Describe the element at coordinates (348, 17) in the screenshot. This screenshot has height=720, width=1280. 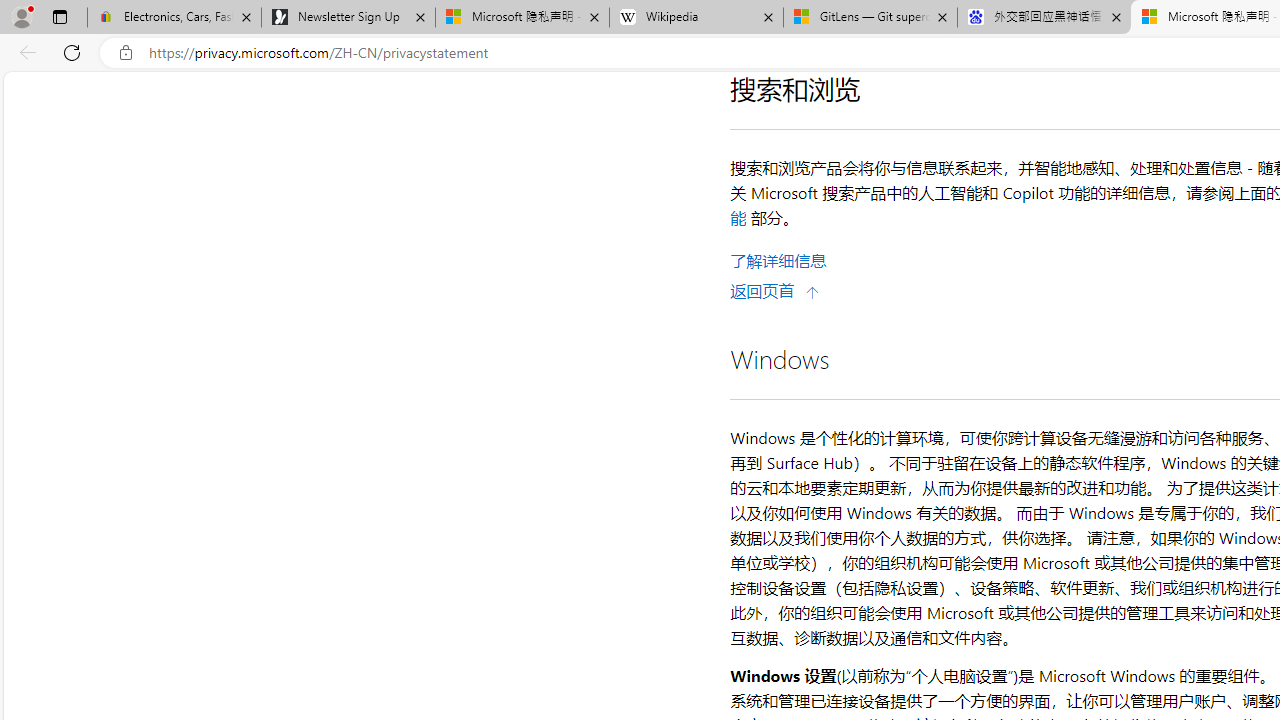
I see `'Newsletter Sign Up'` at that location.